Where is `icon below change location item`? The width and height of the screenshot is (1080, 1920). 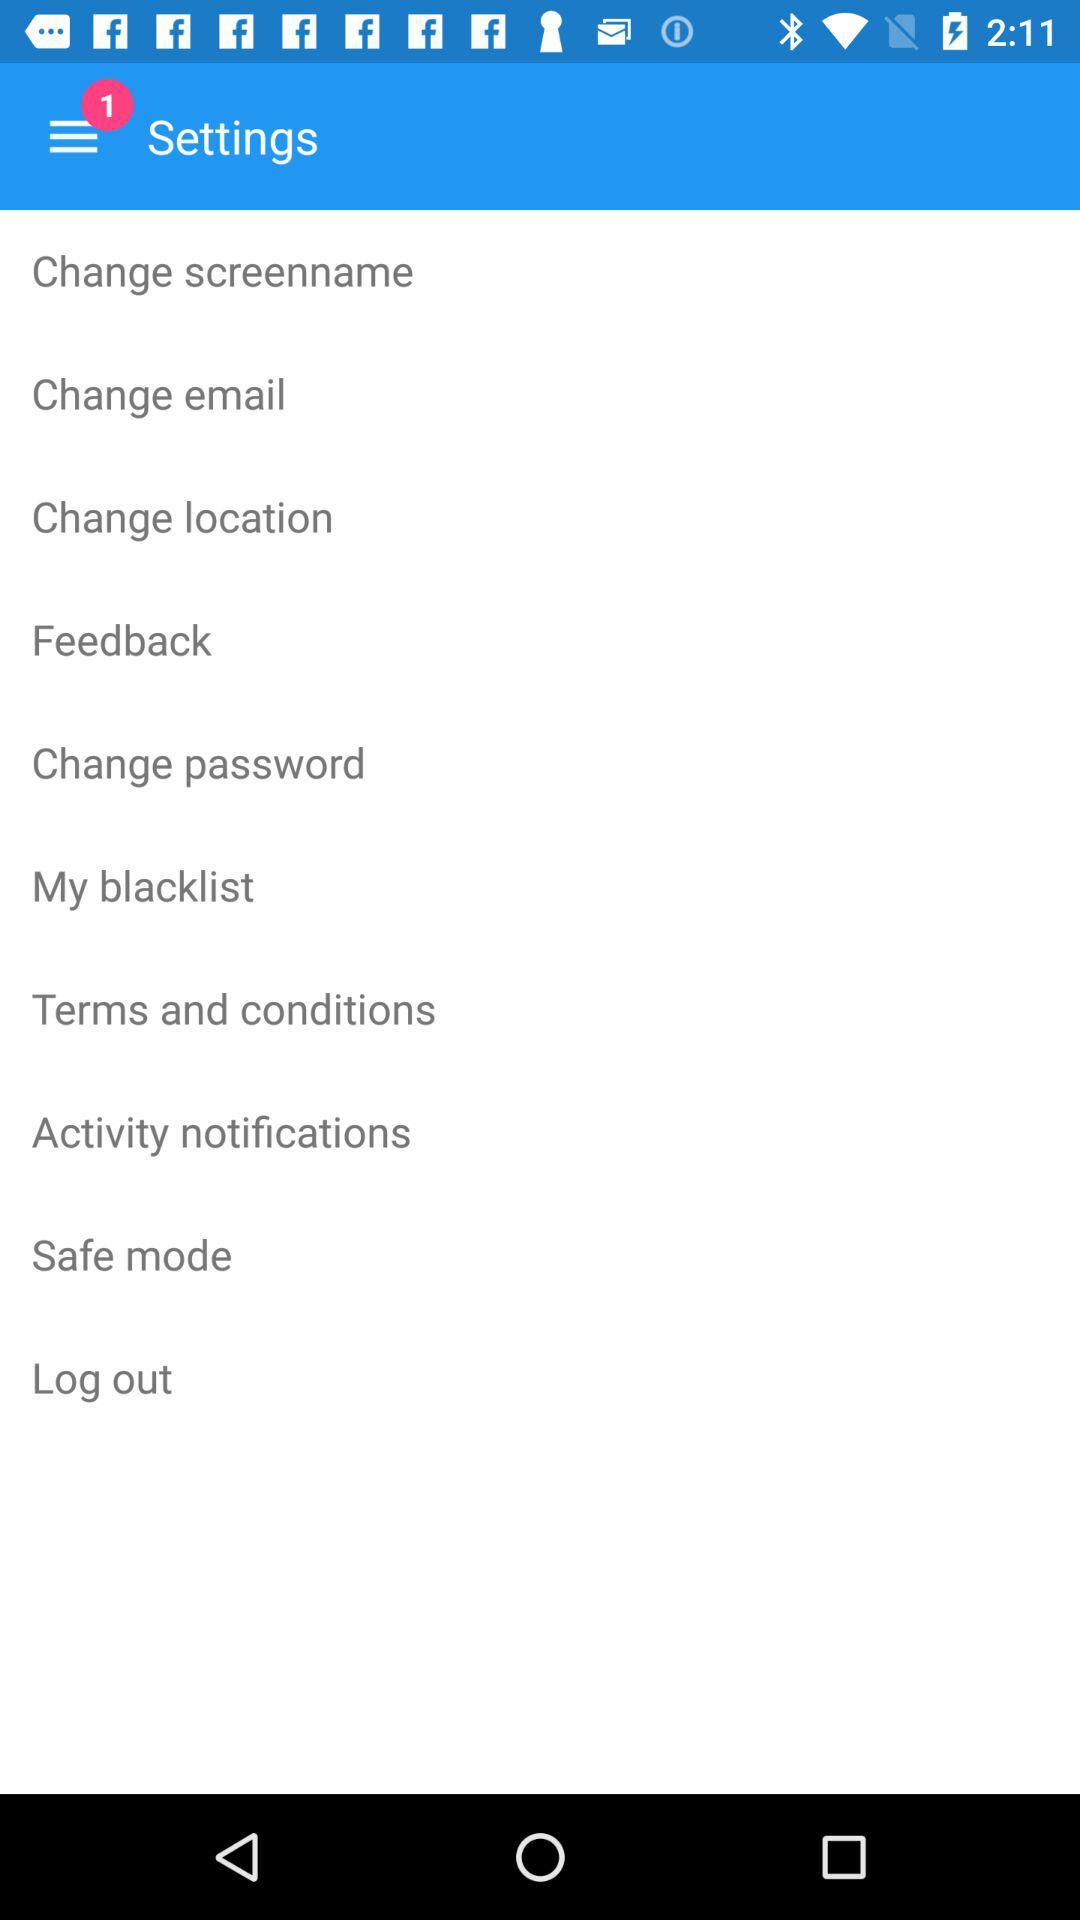 icon below change location item is located at coordinates (540, 637).